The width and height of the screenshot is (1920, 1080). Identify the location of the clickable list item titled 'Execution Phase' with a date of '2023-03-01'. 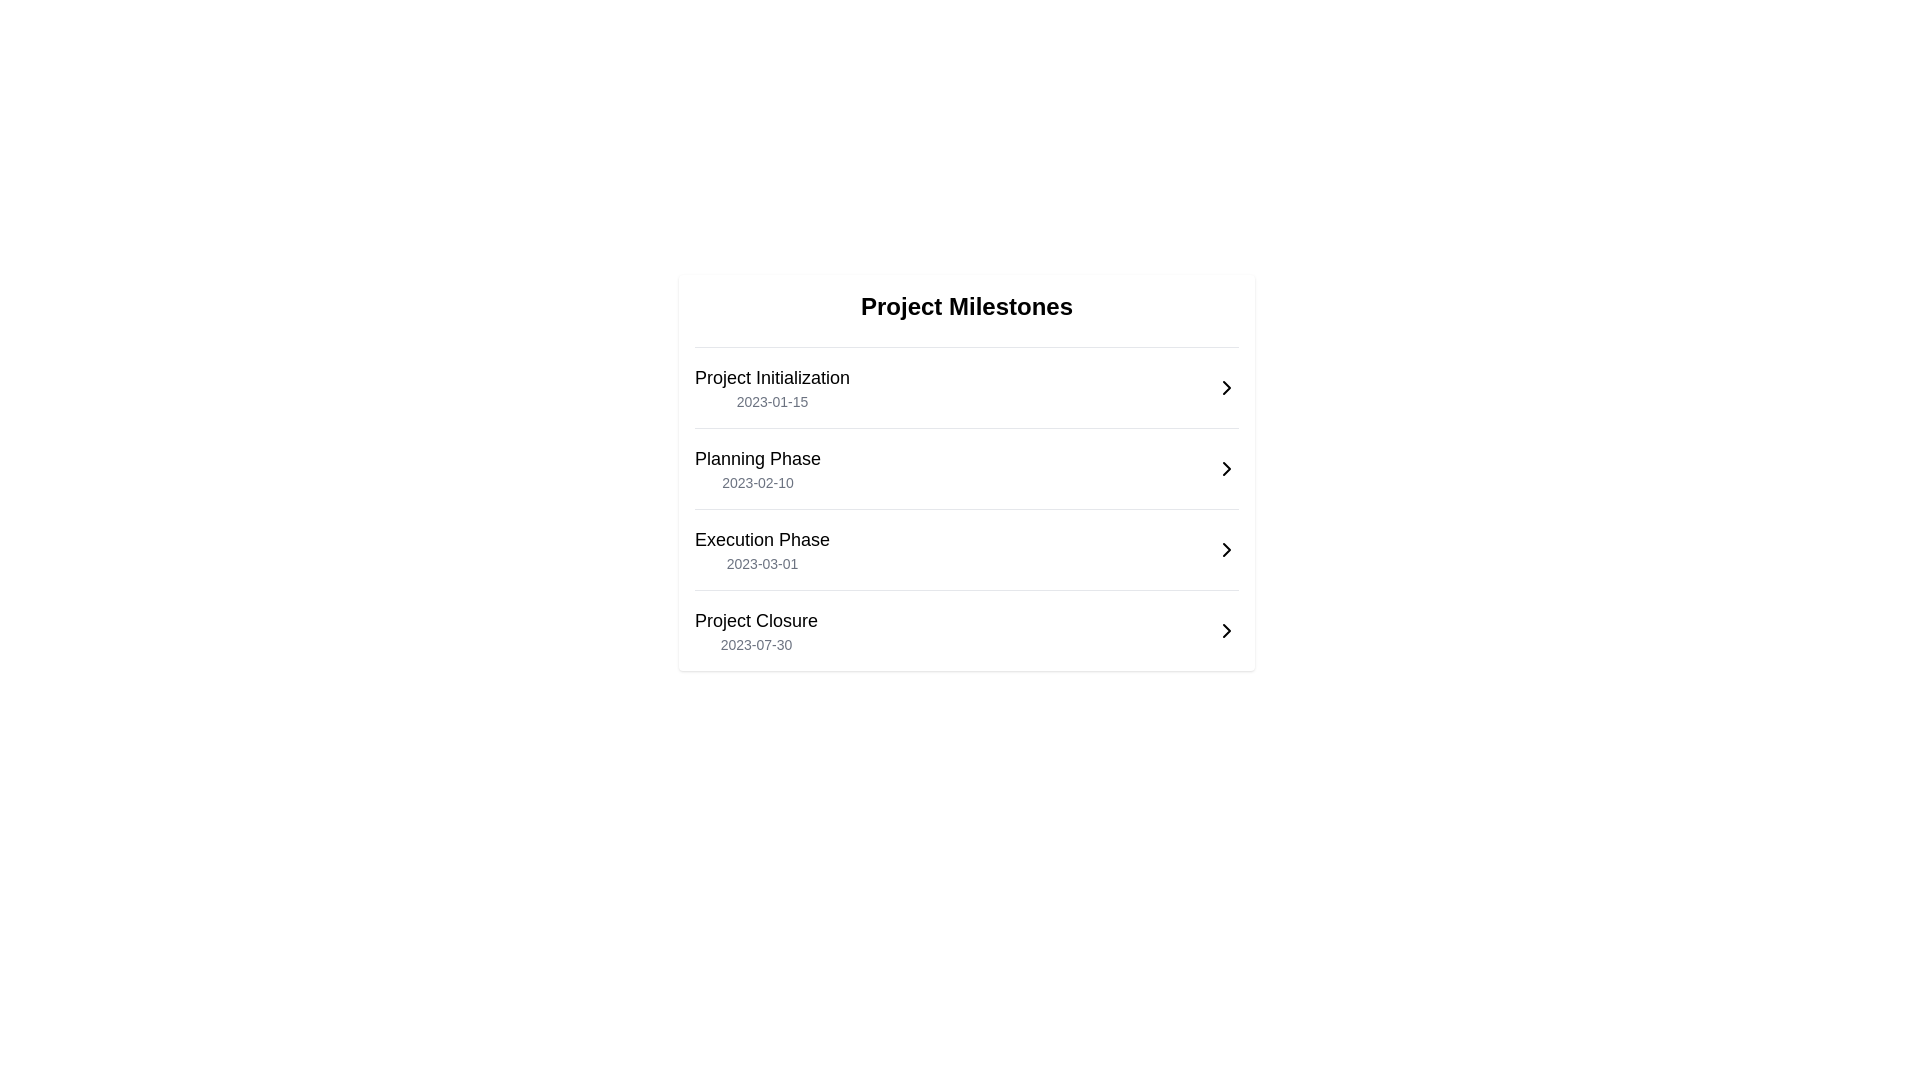
(966, 550).